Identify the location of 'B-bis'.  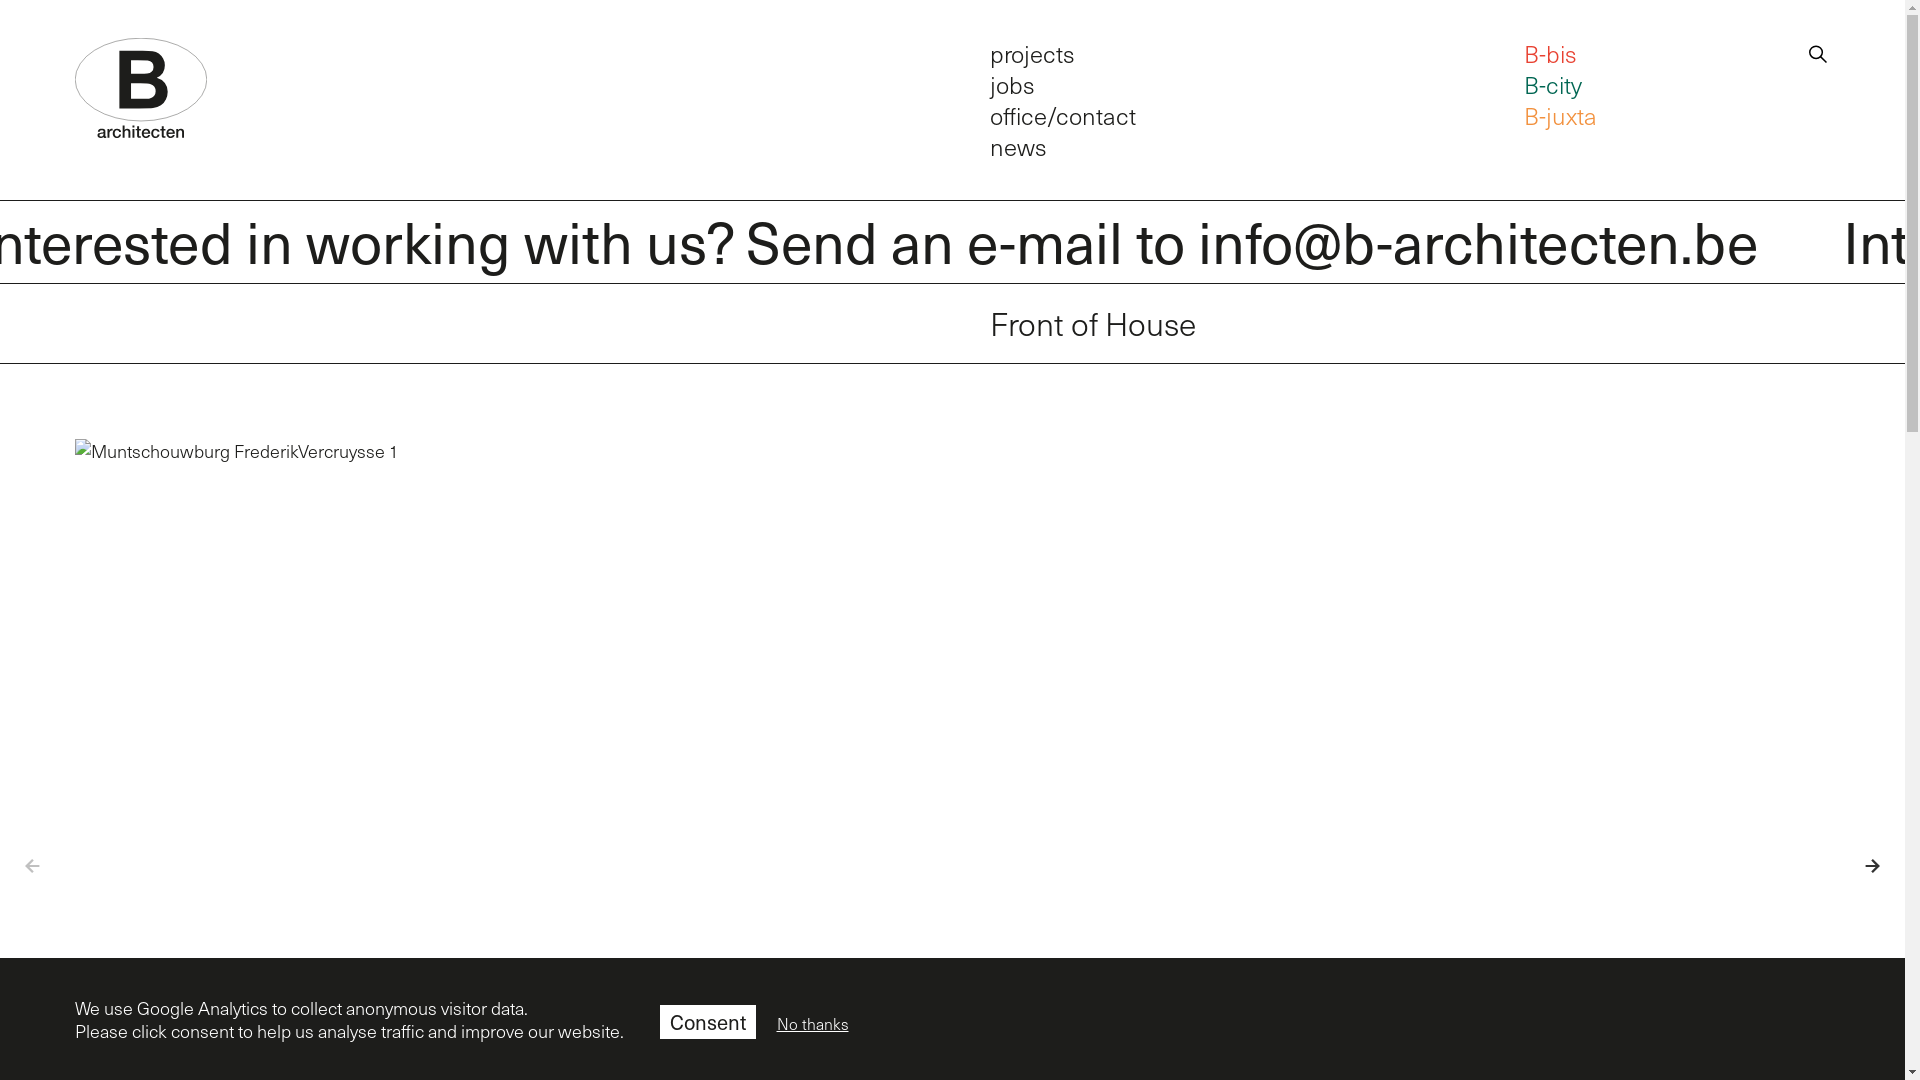
(1522, 50).